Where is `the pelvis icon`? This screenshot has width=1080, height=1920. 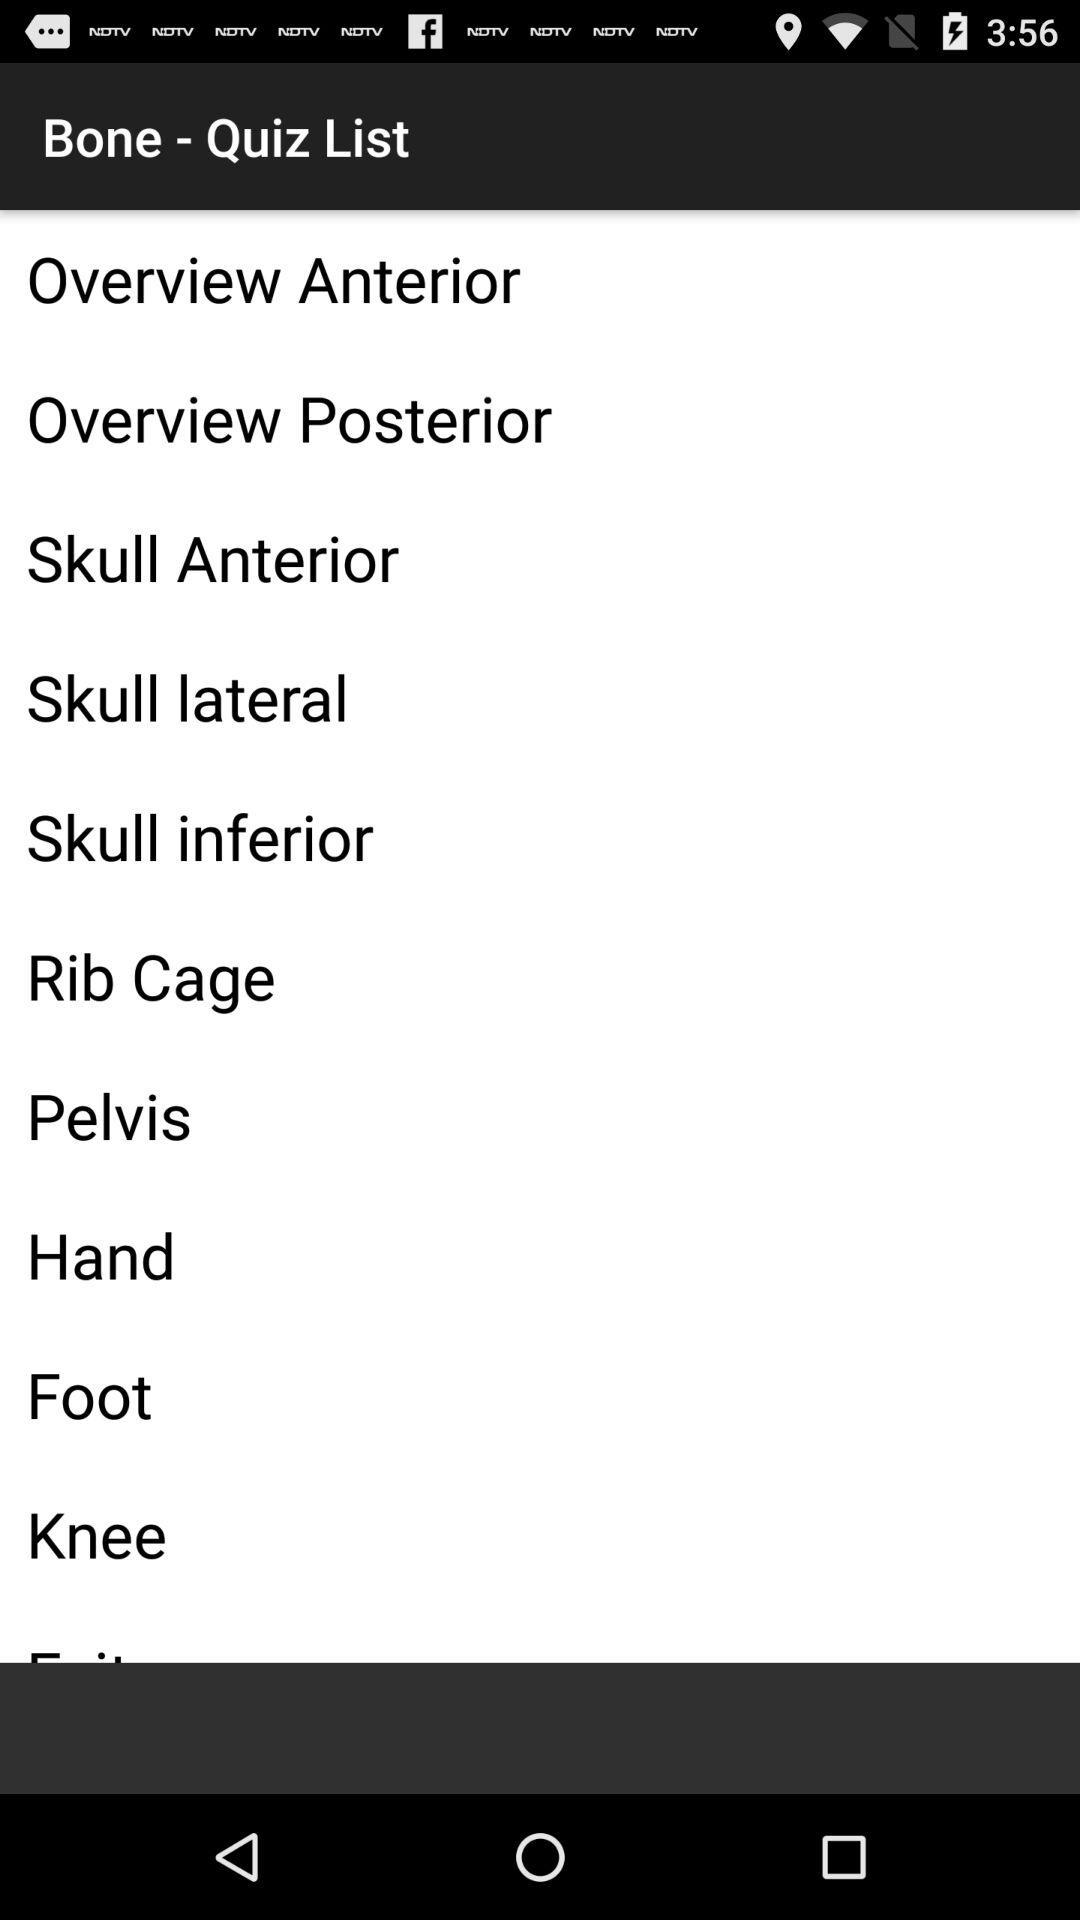 the pelvis icon is located at coordinates (540, 1114).